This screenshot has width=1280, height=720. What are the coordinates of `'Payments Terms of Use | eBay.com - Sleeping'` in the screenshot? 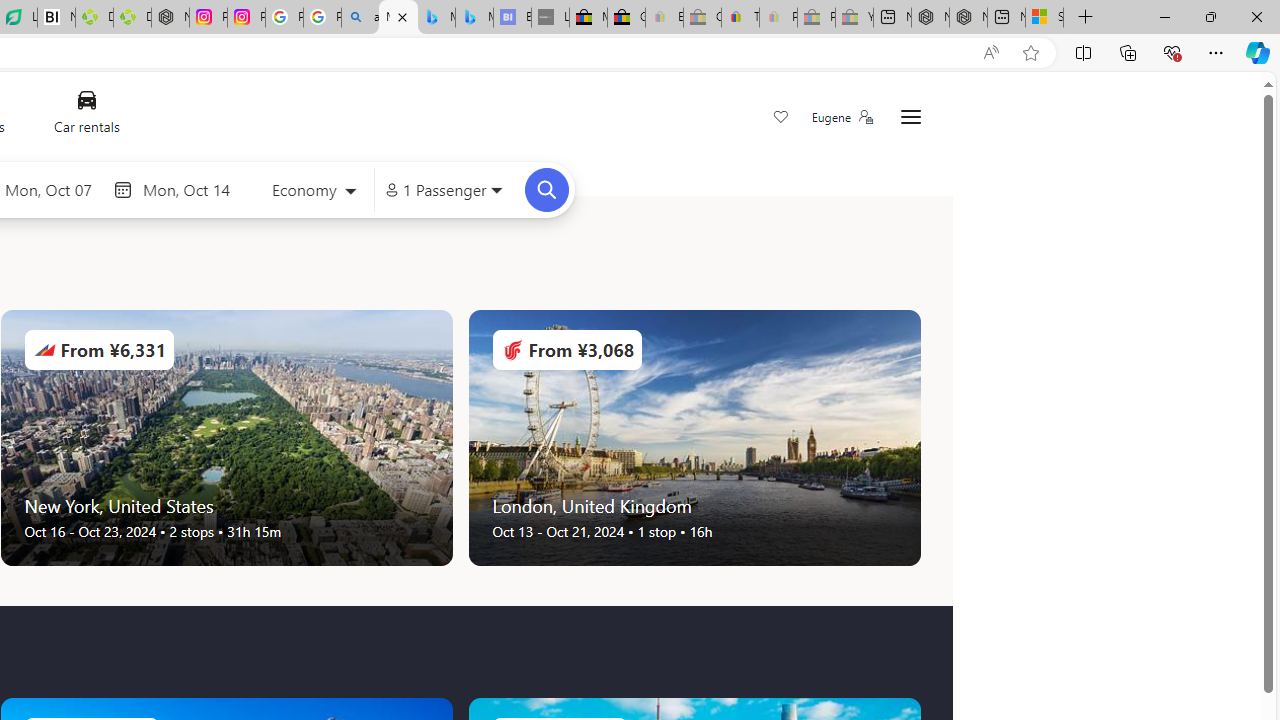 It's located at (777, 17).